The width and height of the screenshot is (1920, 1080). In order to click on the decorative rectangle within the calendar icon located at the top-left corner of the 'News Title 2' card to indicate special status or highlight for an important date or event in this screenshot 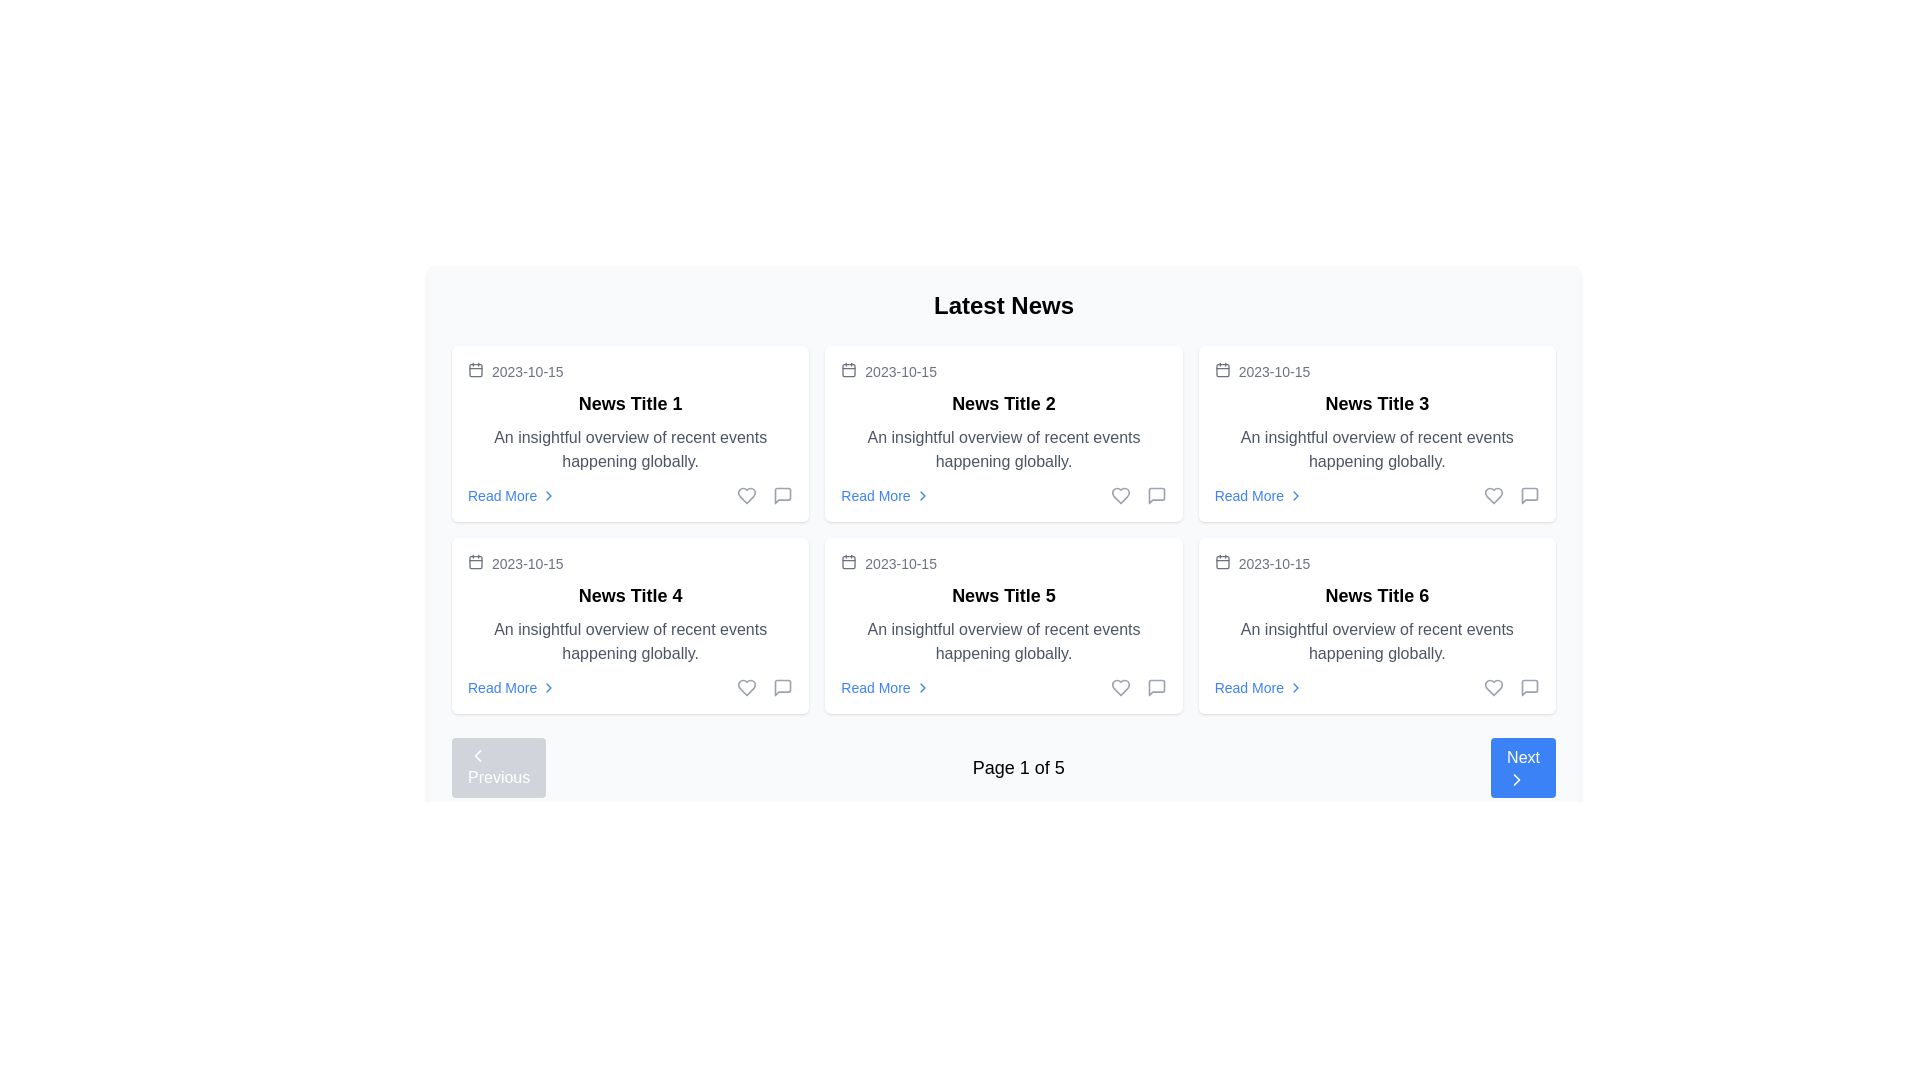, I will do `click(849, 370)`.